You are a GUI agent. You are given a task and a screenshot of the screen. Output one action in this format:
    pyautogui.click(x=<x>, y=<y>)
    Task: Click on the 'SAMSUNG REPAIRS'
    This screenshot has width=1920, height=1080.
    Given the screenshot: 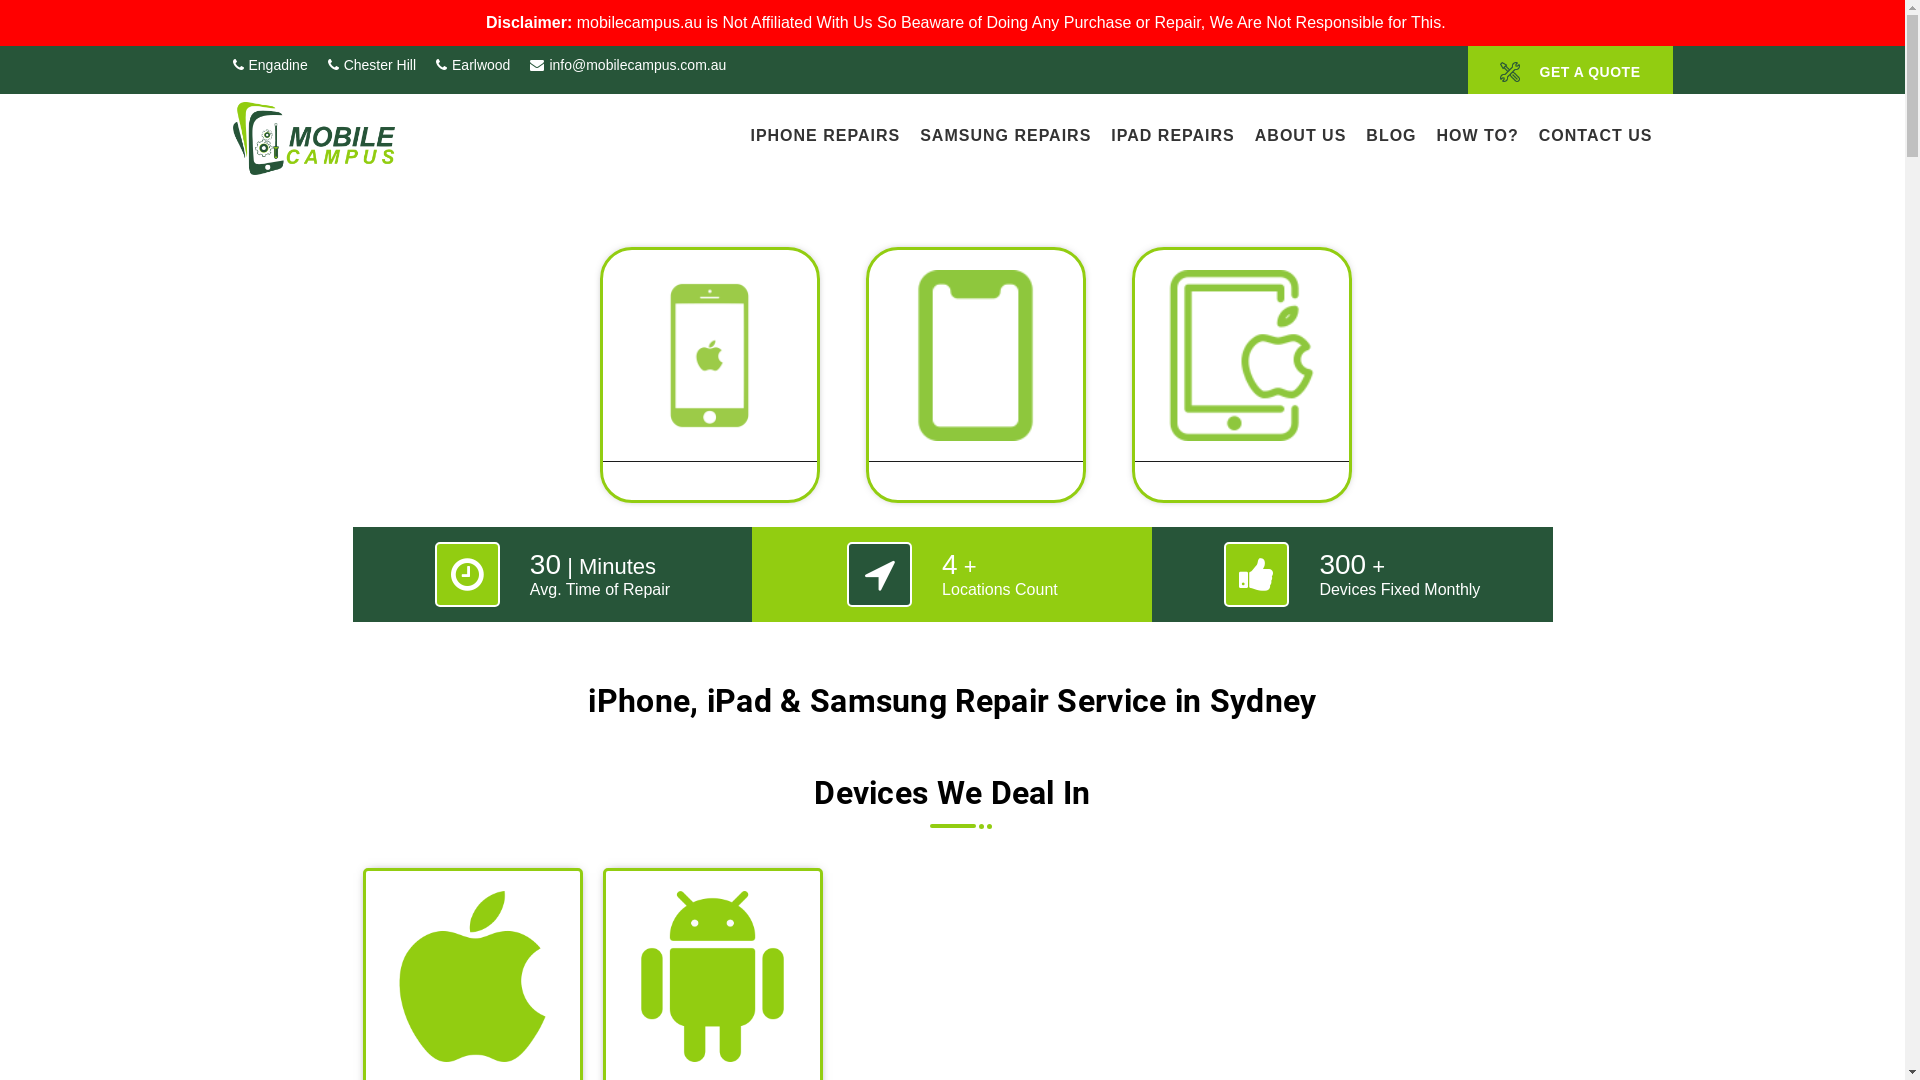 What is the action you would take?
    pyautogui.click(x=1005, y=133)
    